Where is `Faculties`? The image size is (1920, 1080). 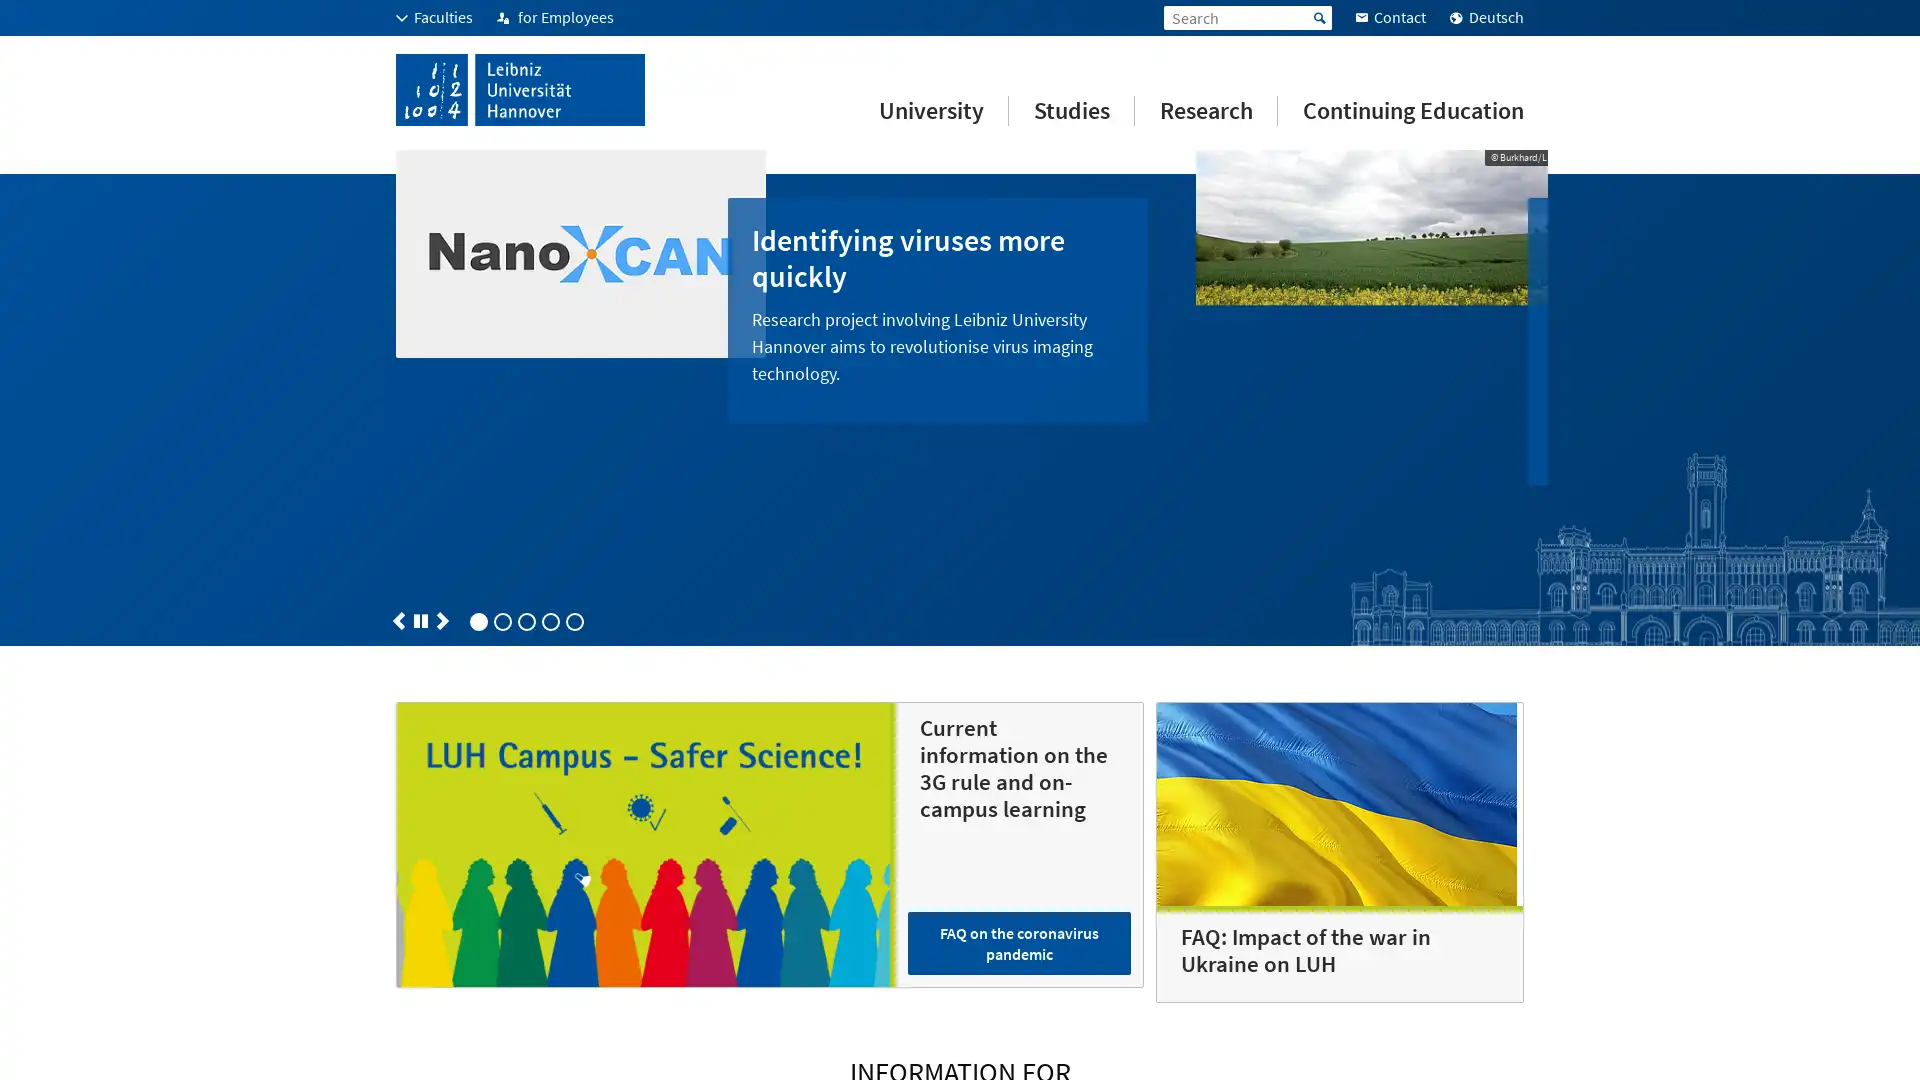 Faculties is located at coordinates (433, 18).